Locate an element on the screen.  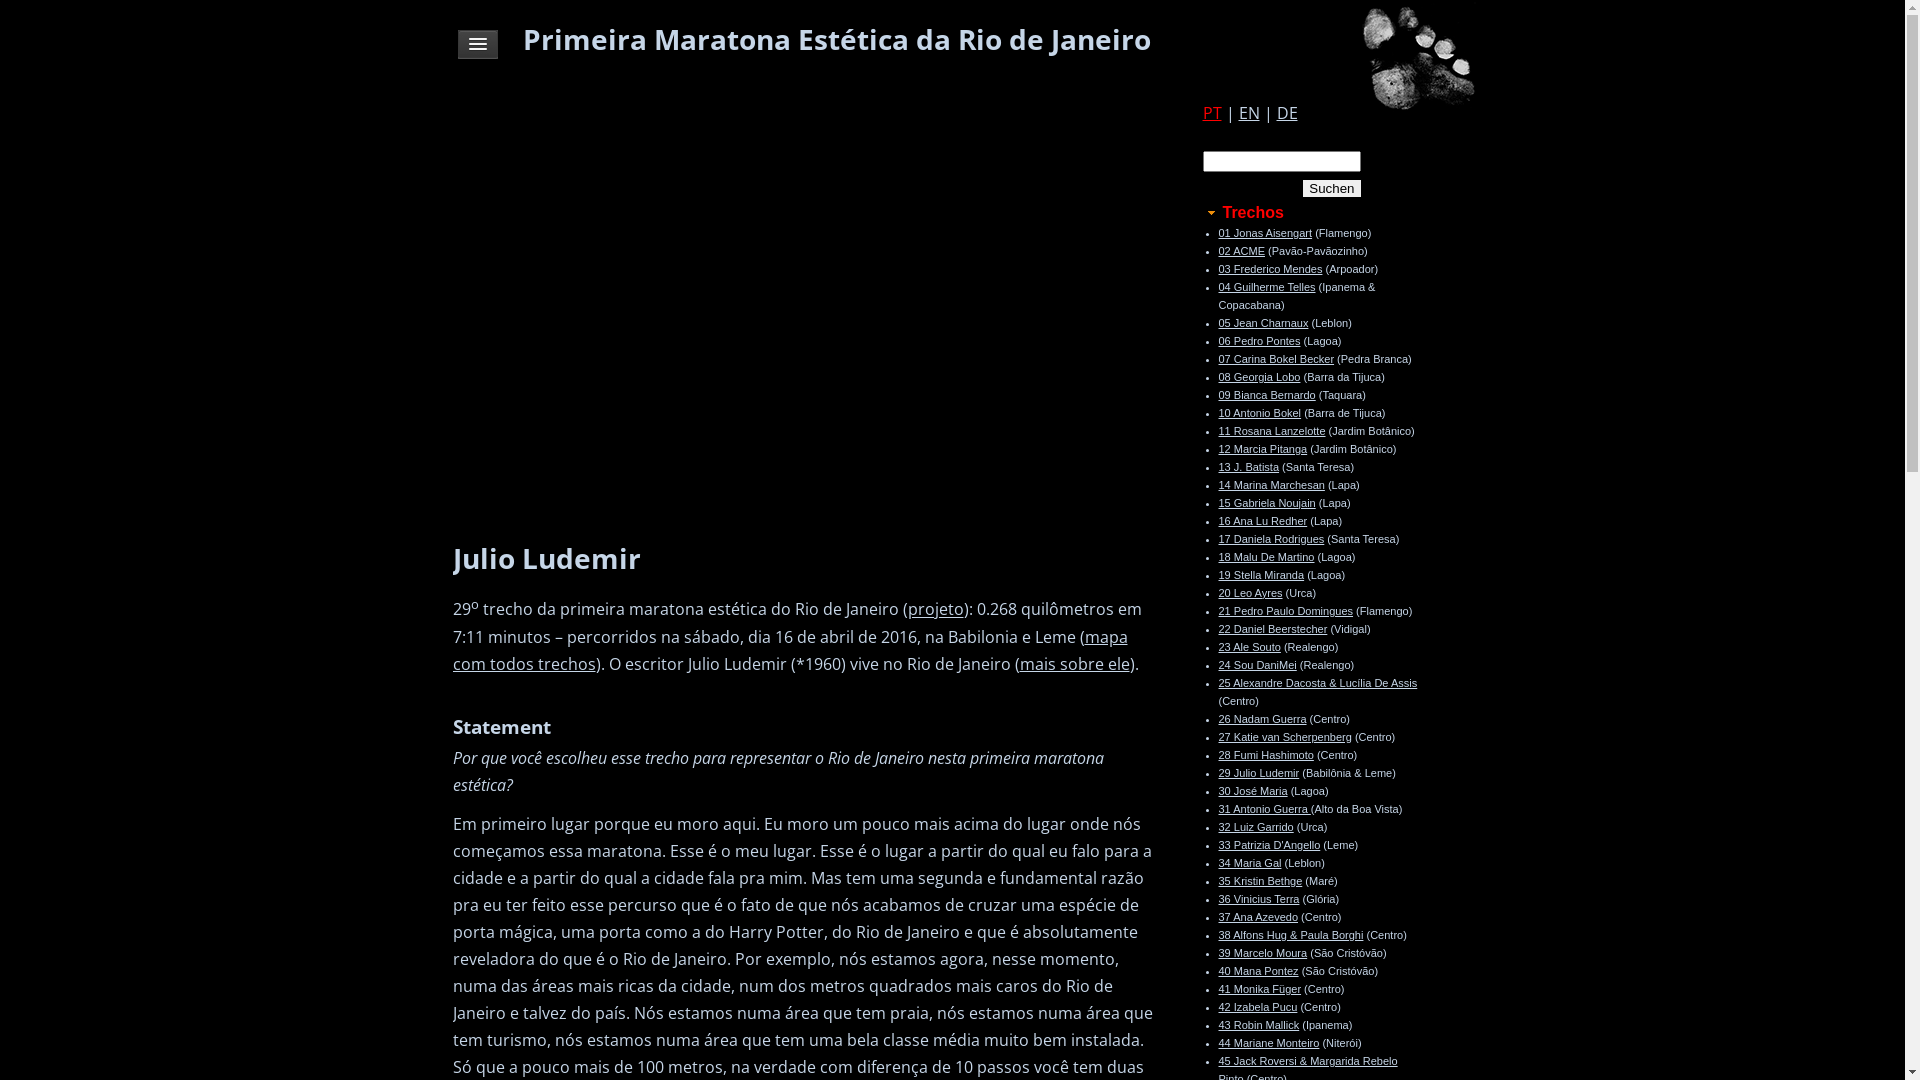
'Trechos' is located at coordinates (1200, 212).